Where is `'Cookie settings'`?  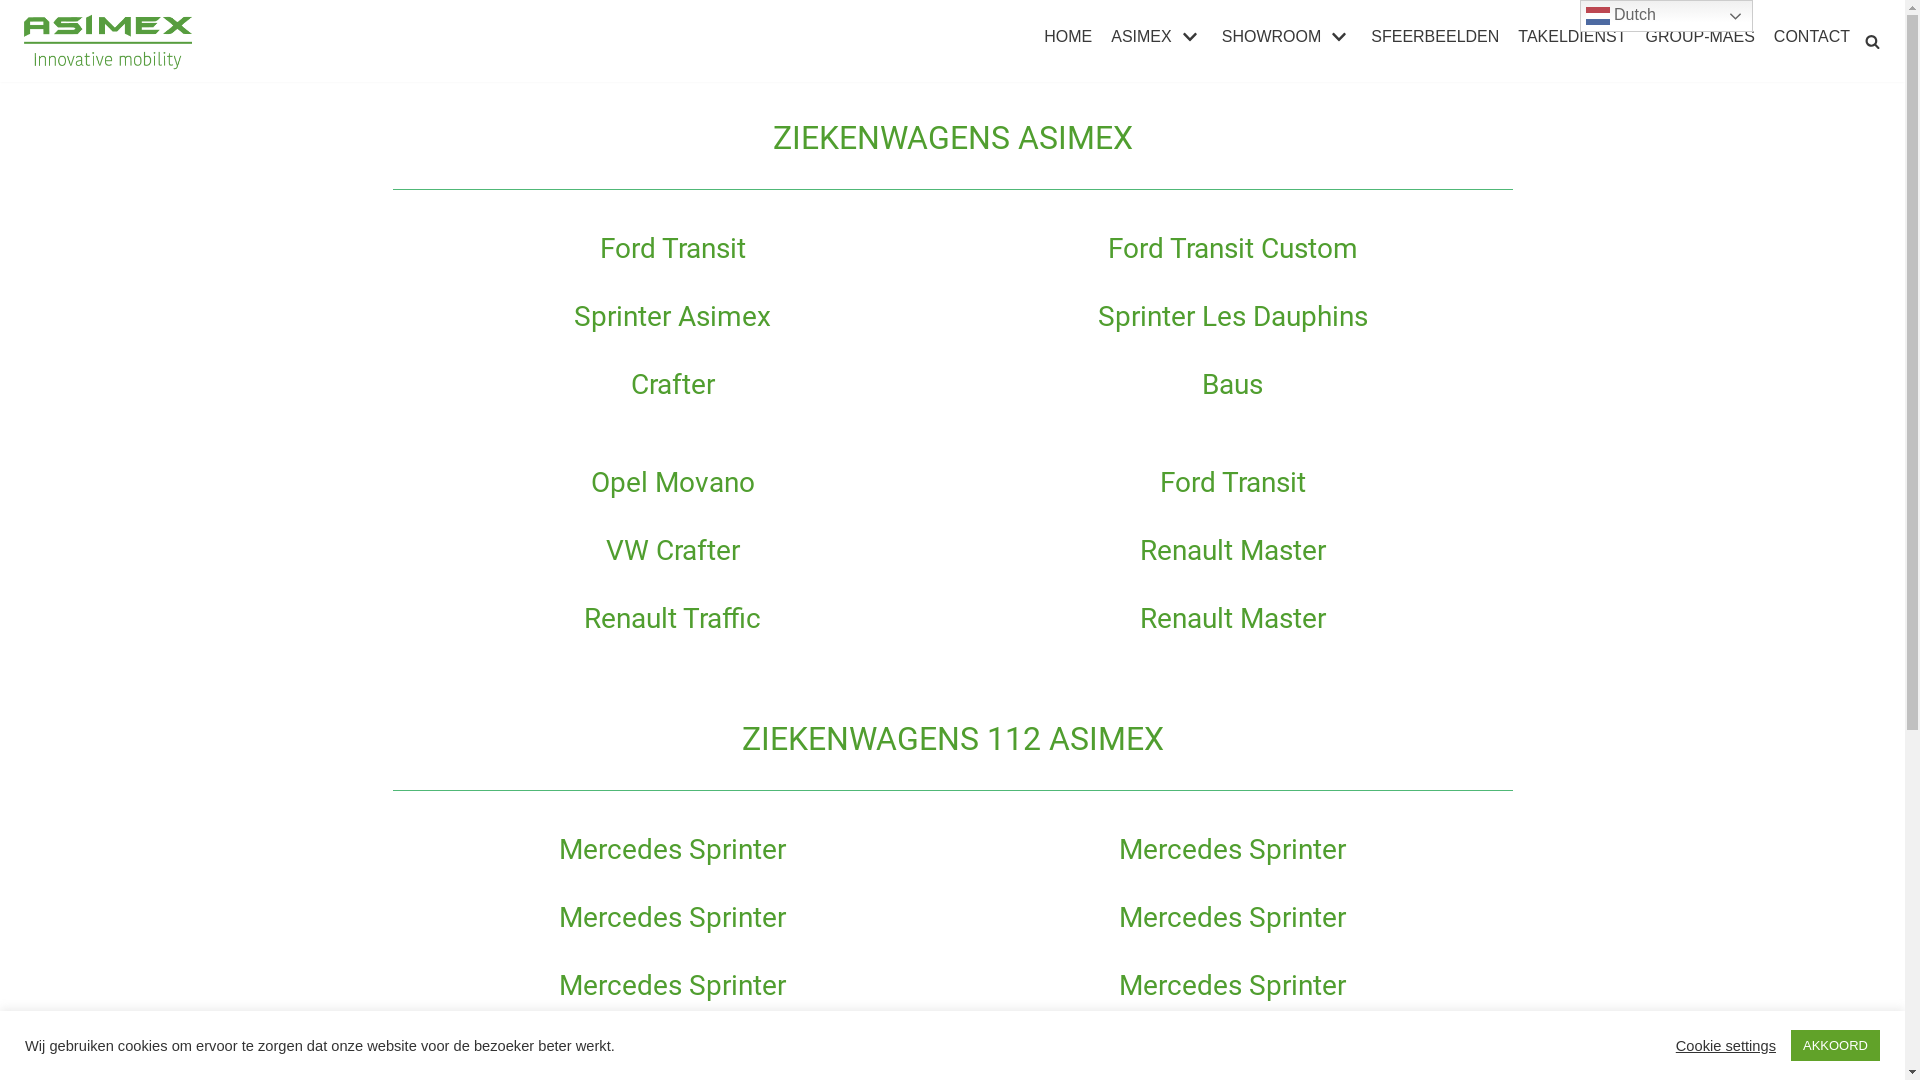
'Cookie settings' is located at coordinates (1725, 1044).